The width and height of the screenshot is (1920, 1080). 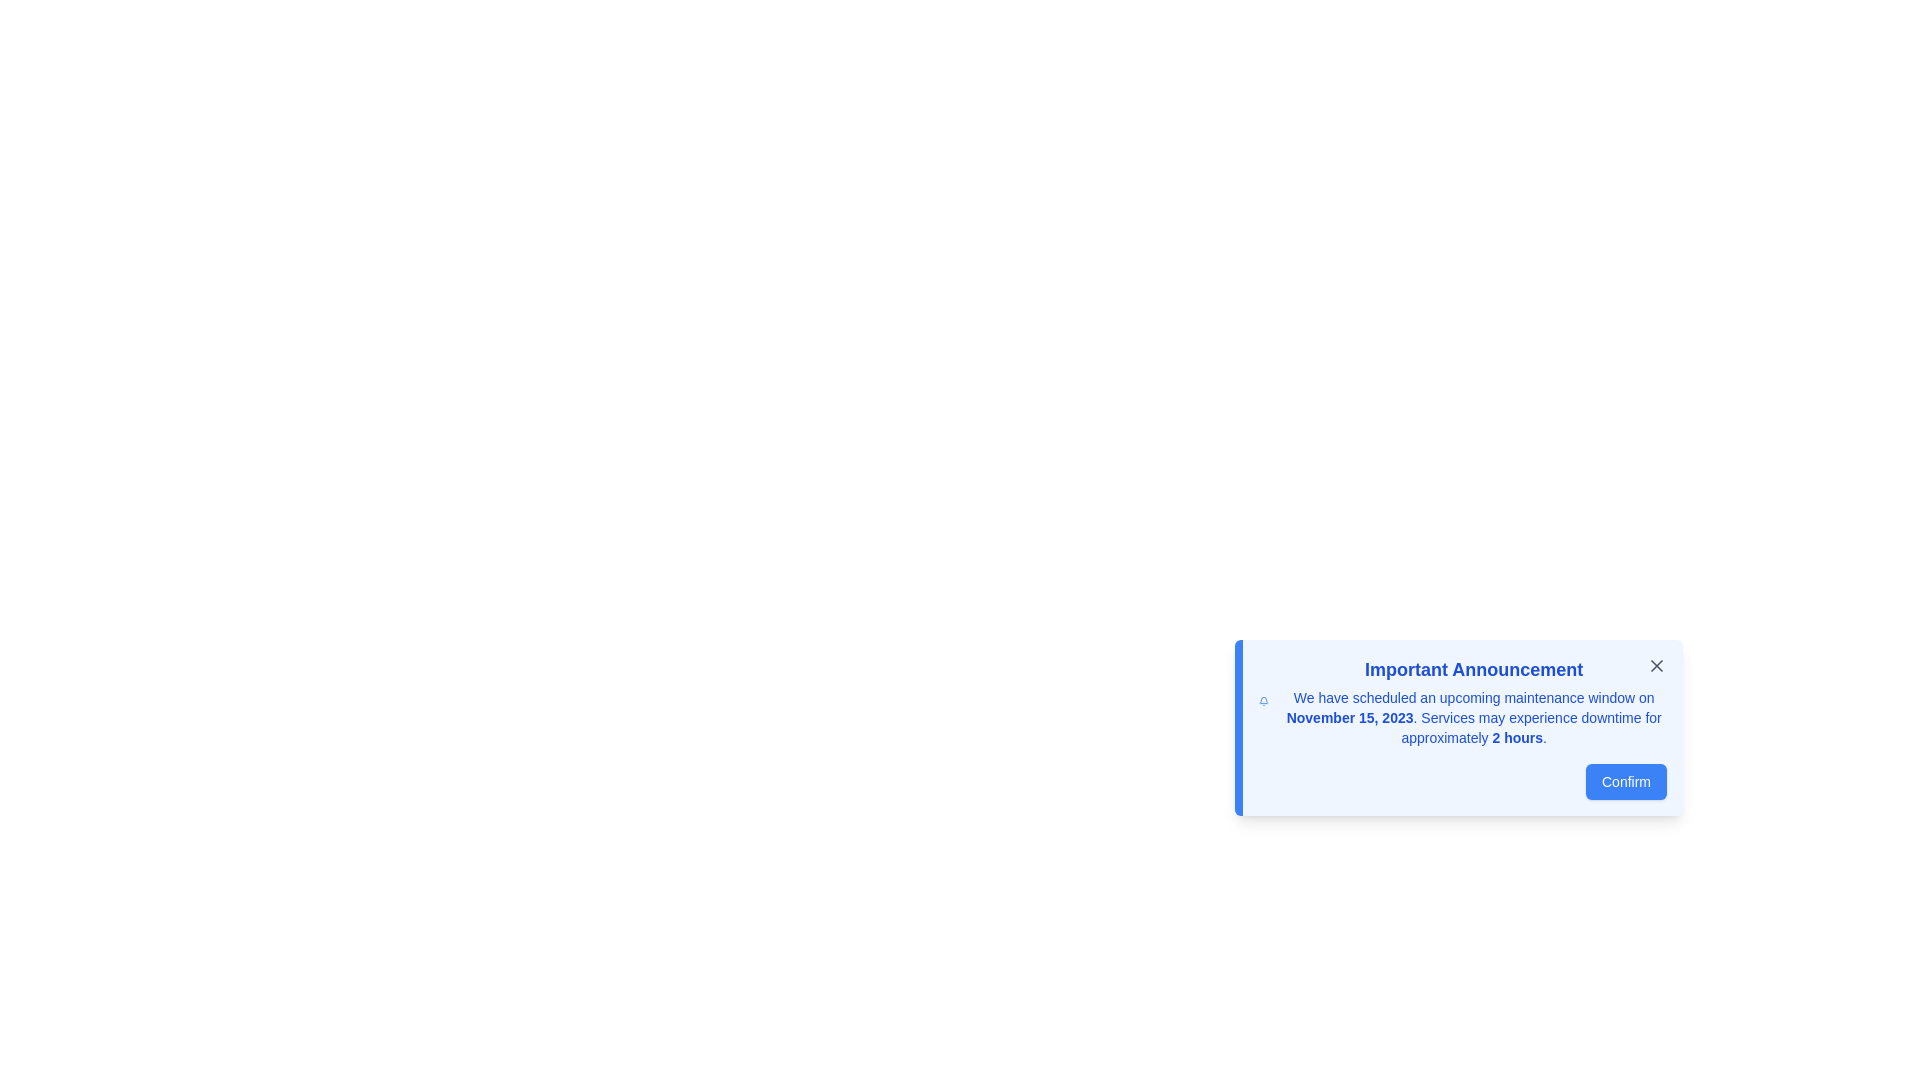 I want to click on the text label styled in bold blue font that says 'Important Announcement' located at the top of the dialog box, so click(x=1474, y=670).